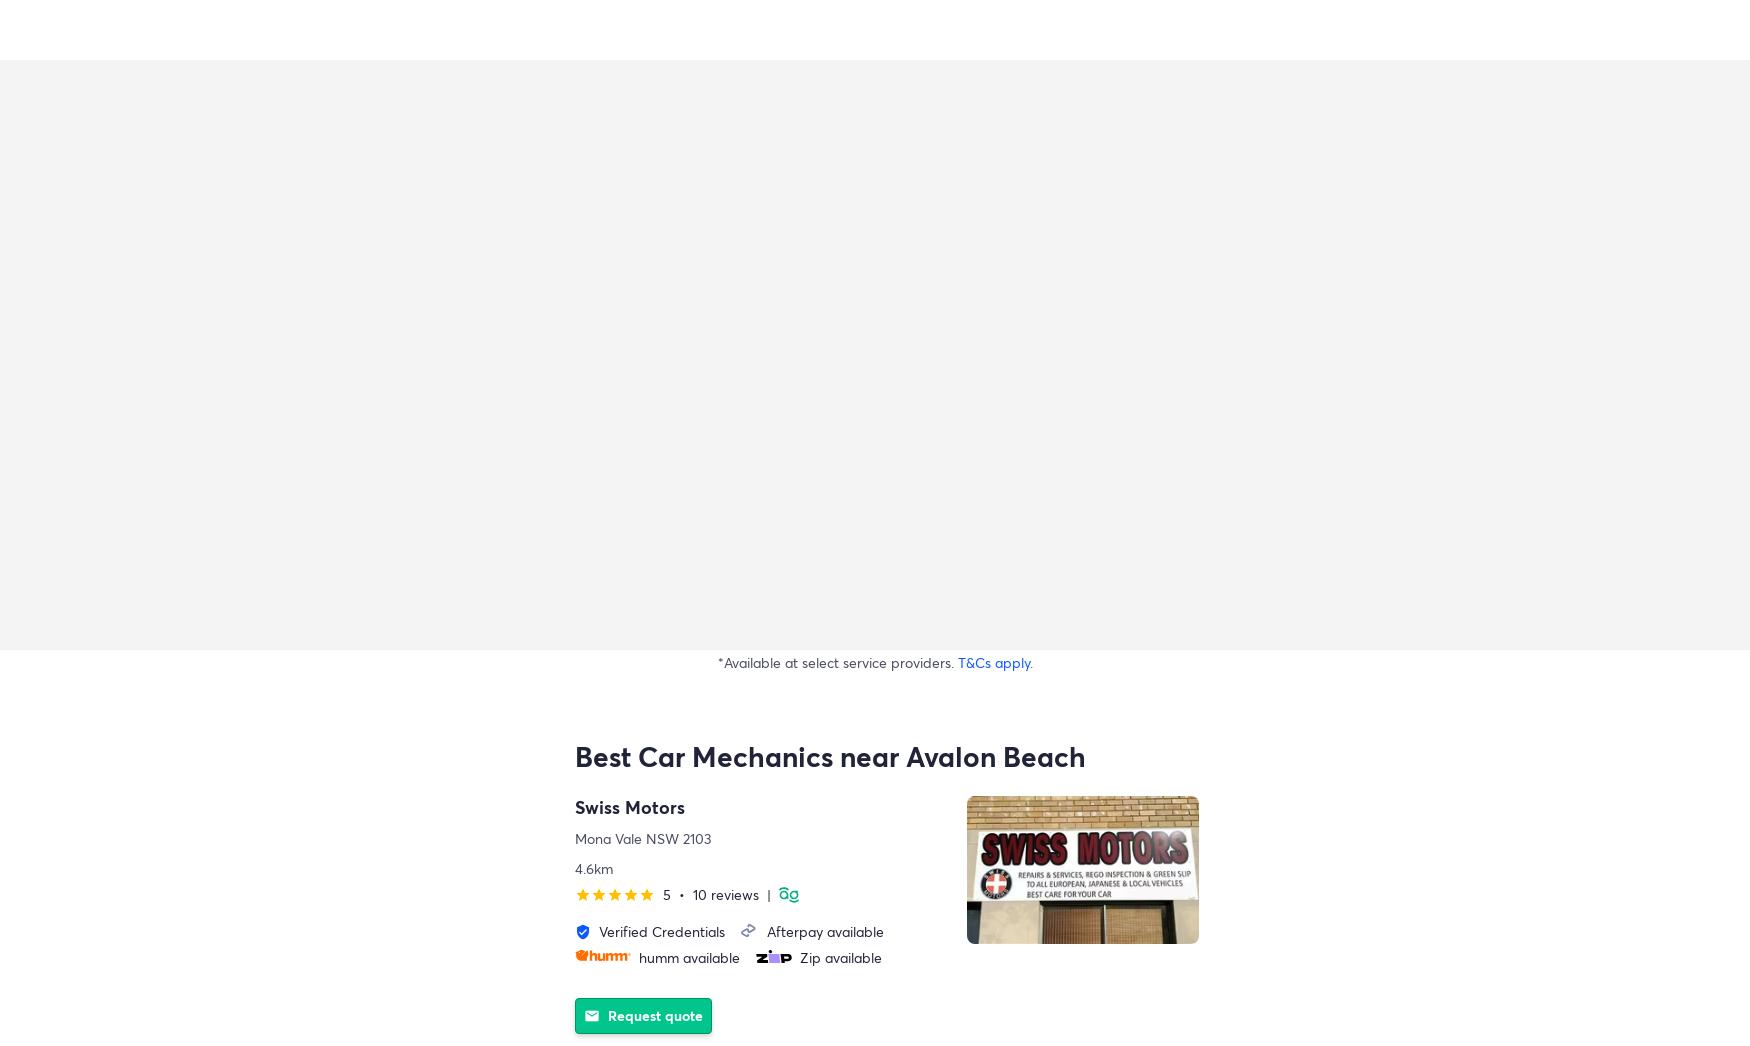  I want to click on 'Verified Credentials', so click(599, 931).